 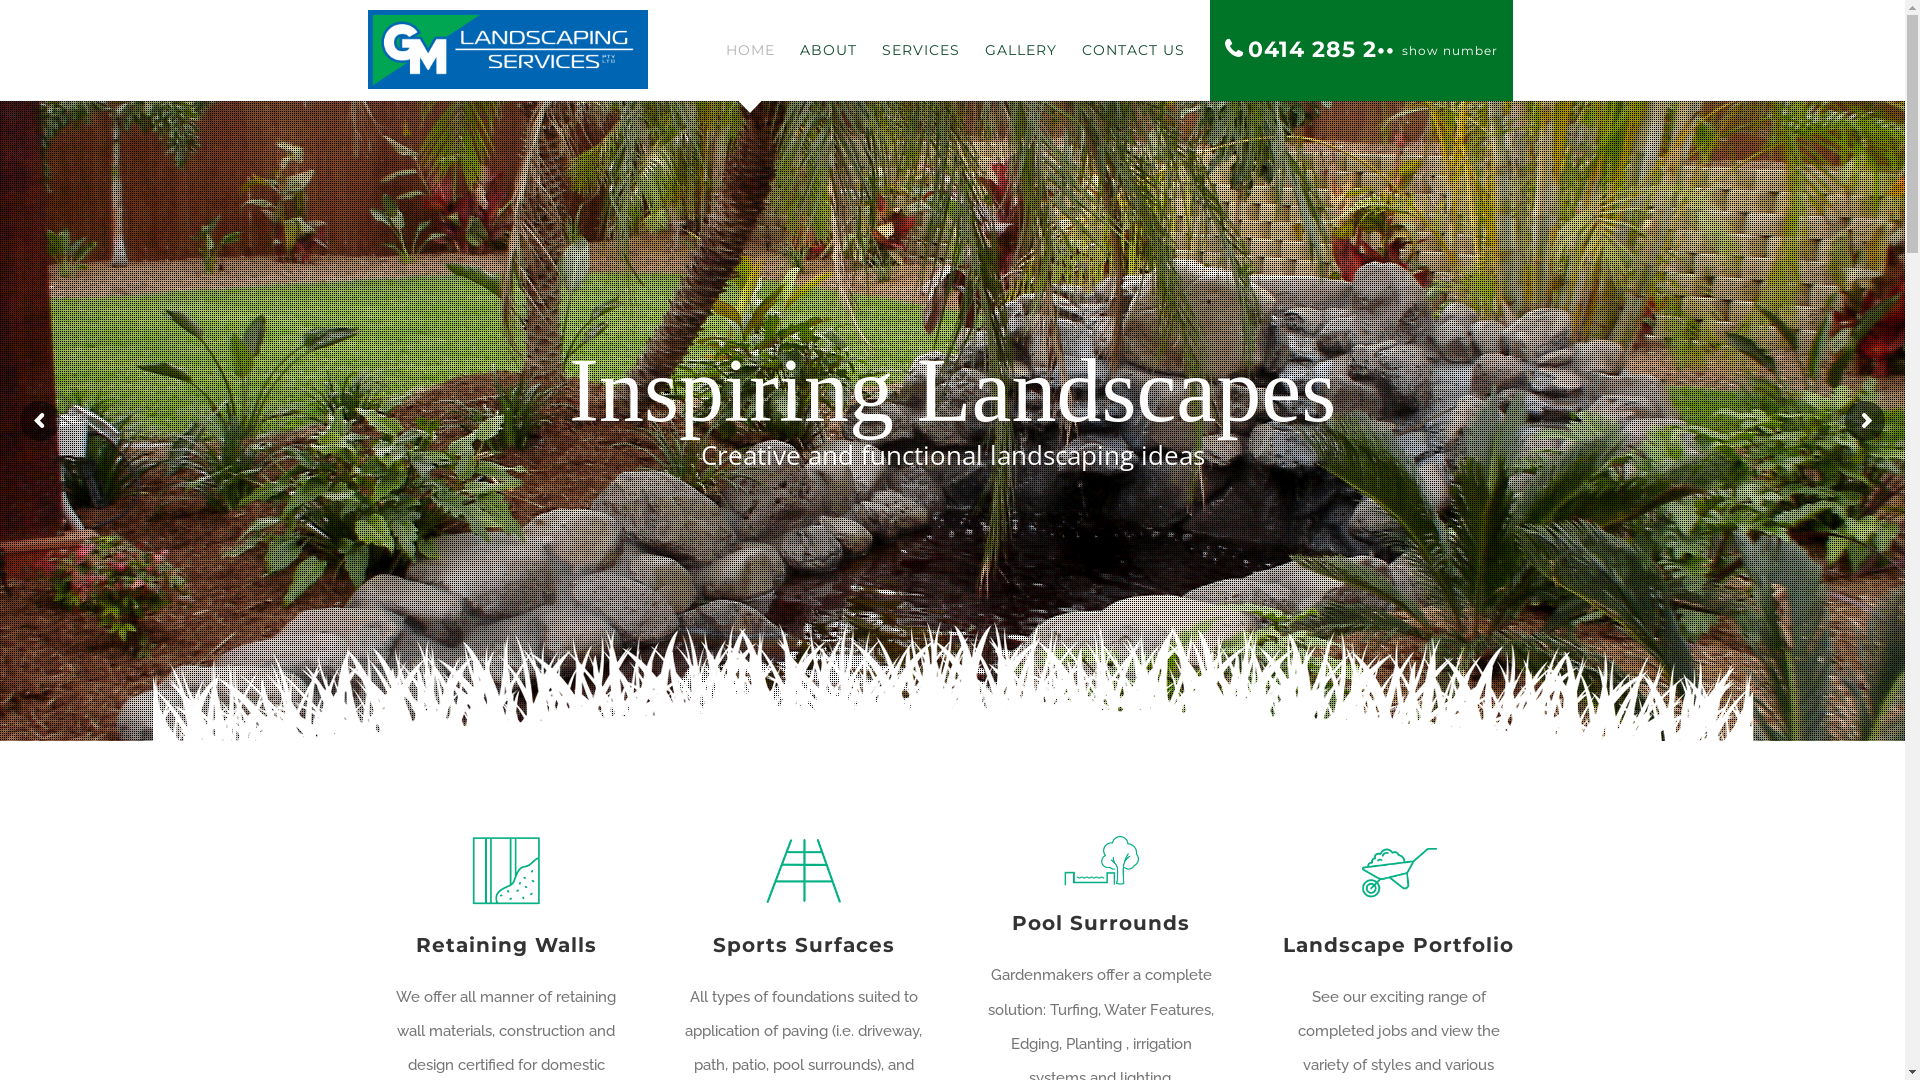 What do you see at coordinates (1397, 870) in the screenshot?
I see `'portfolio_icon_col'` at bounding box center [1397, 870].